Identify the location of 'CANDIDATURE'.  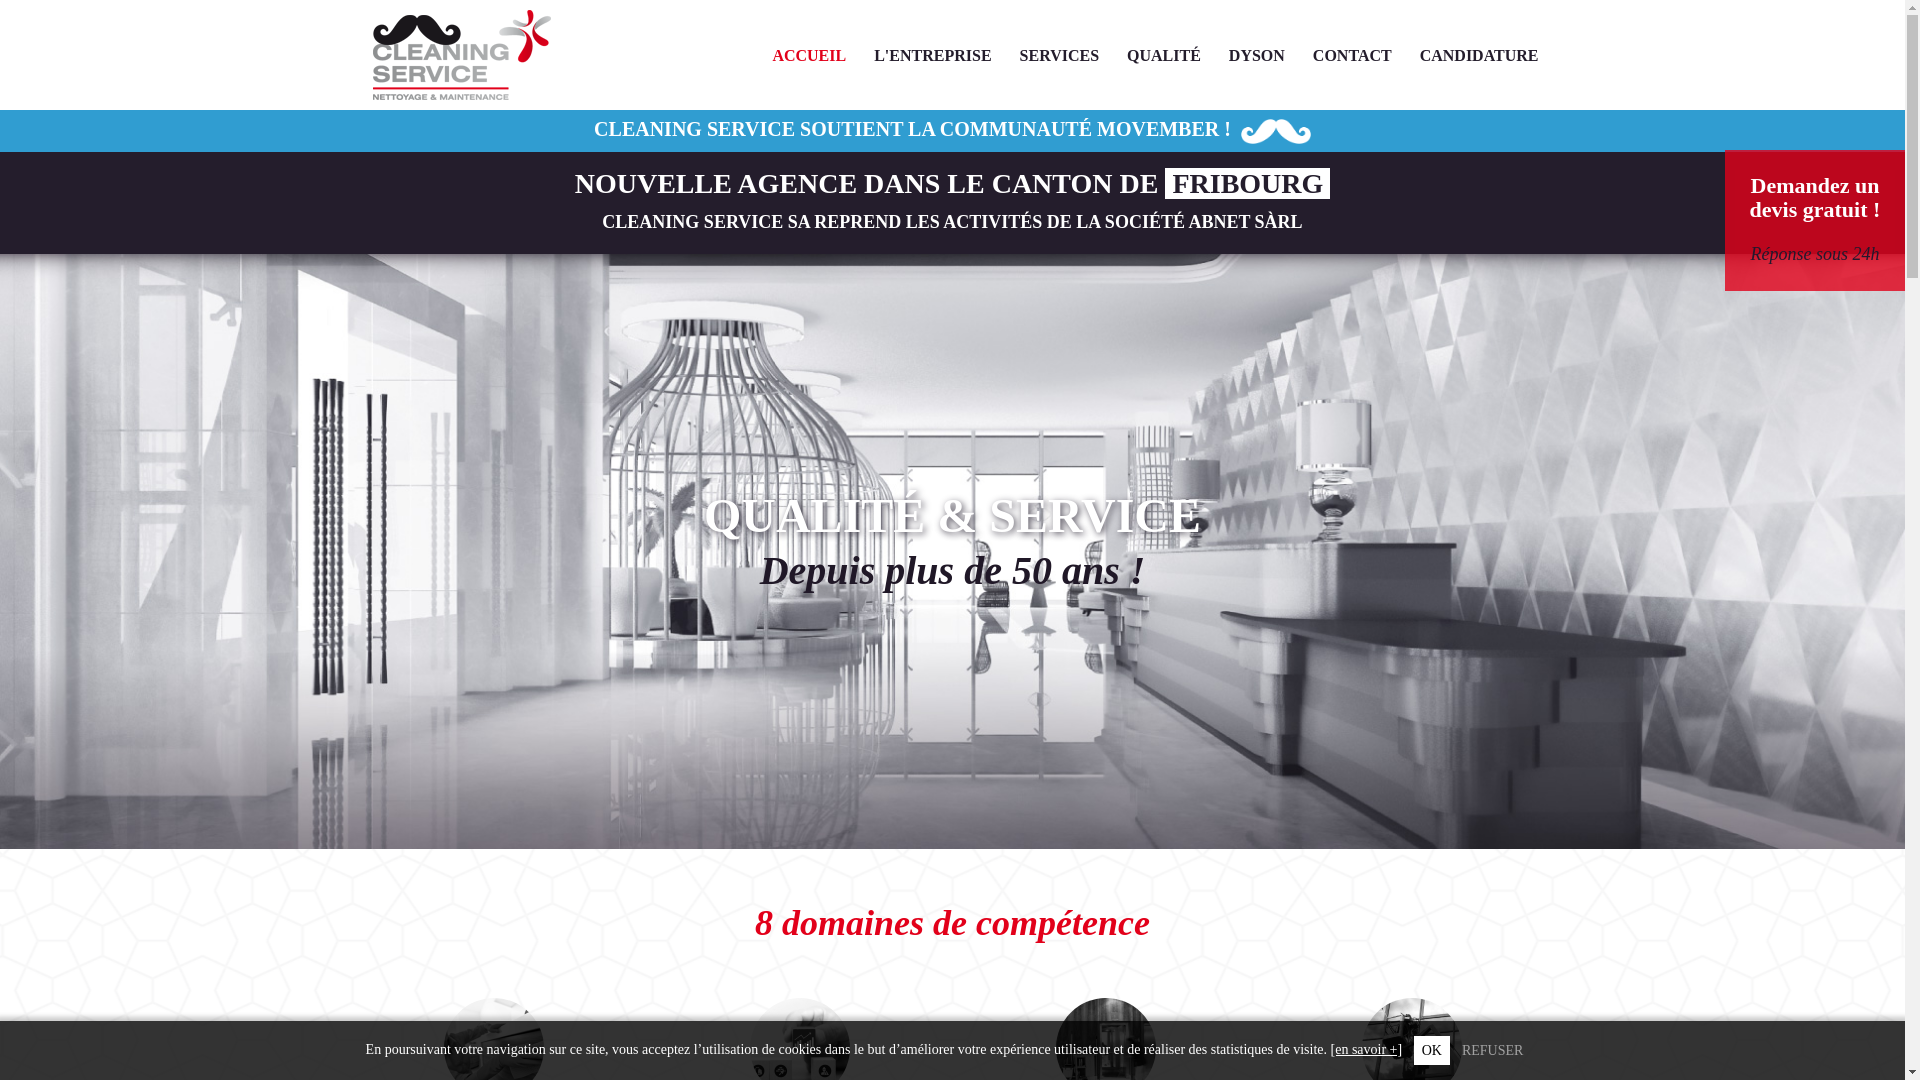
(1406, 55).